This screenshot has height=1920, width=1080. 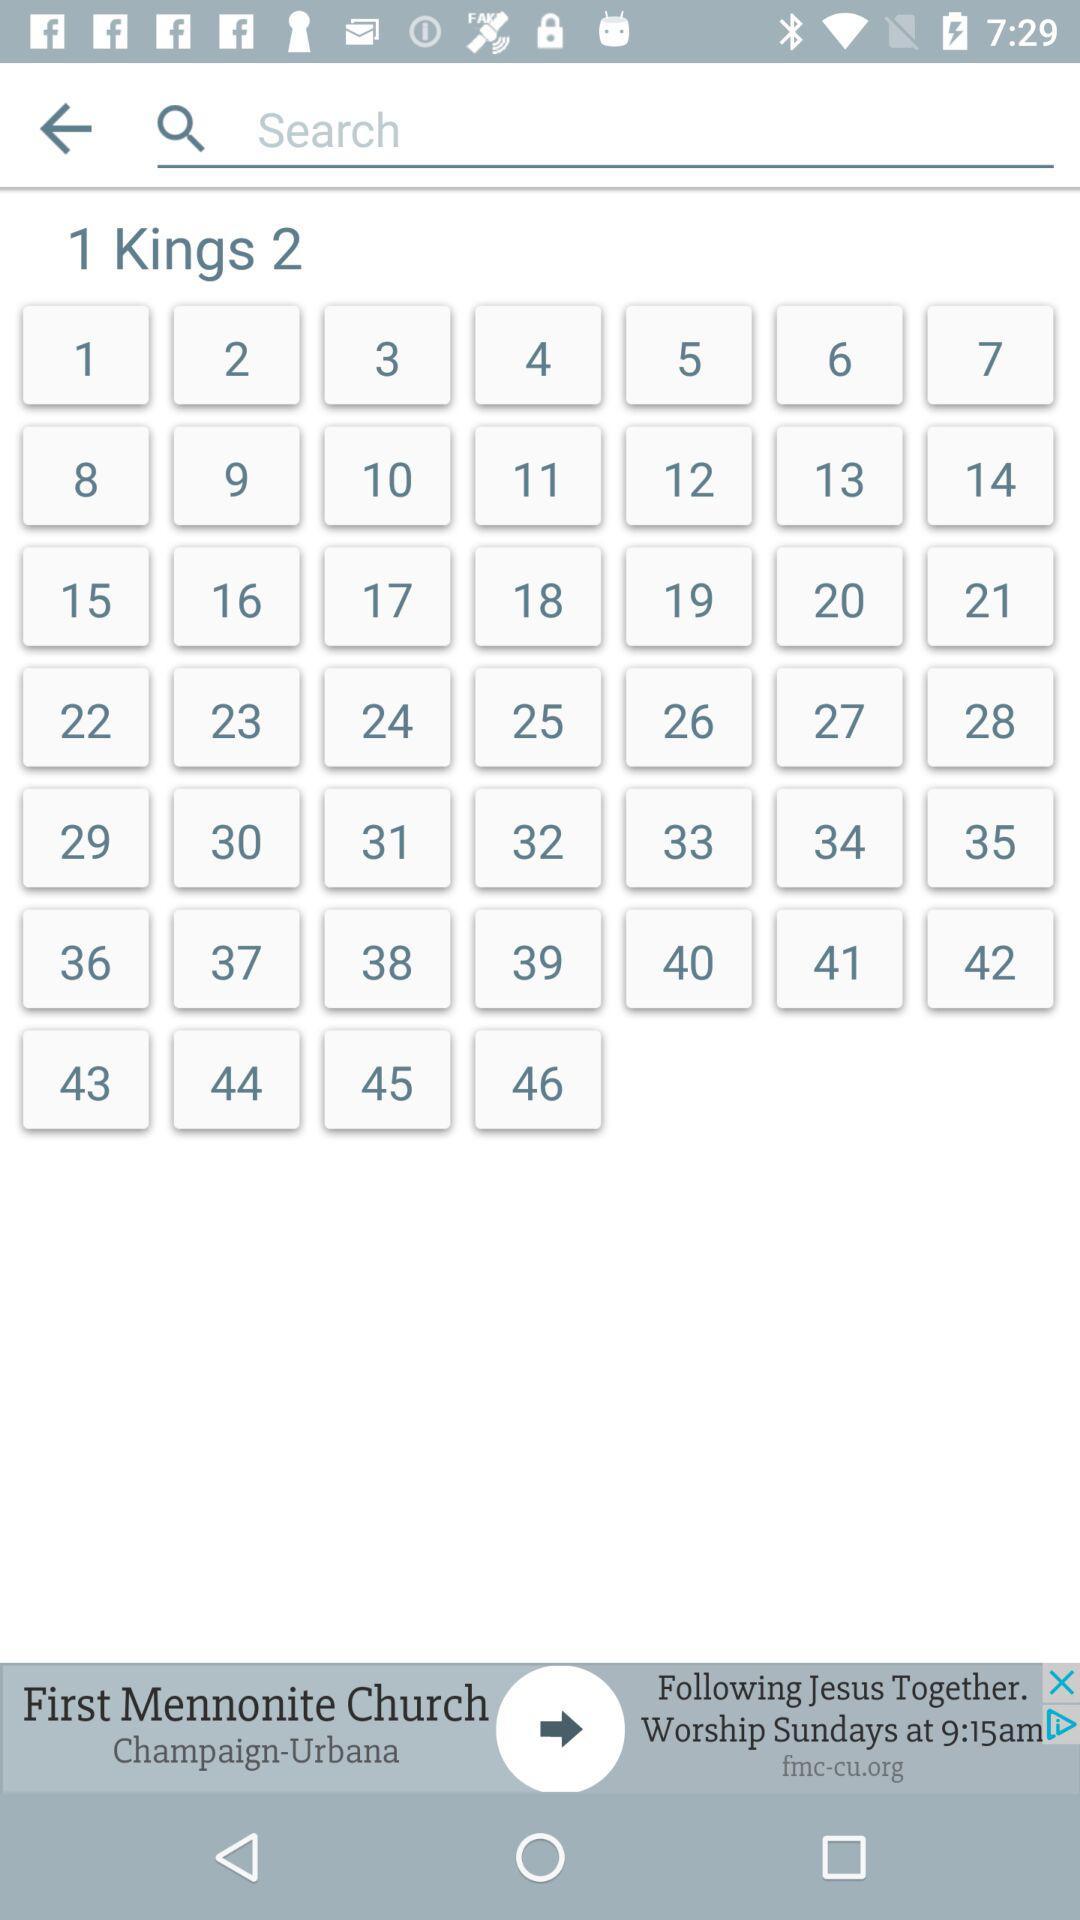 What do you see at coordinates (64, 127) in the screenshot?
I see `the arrow_backward icon` at bounding box center [64, 127].